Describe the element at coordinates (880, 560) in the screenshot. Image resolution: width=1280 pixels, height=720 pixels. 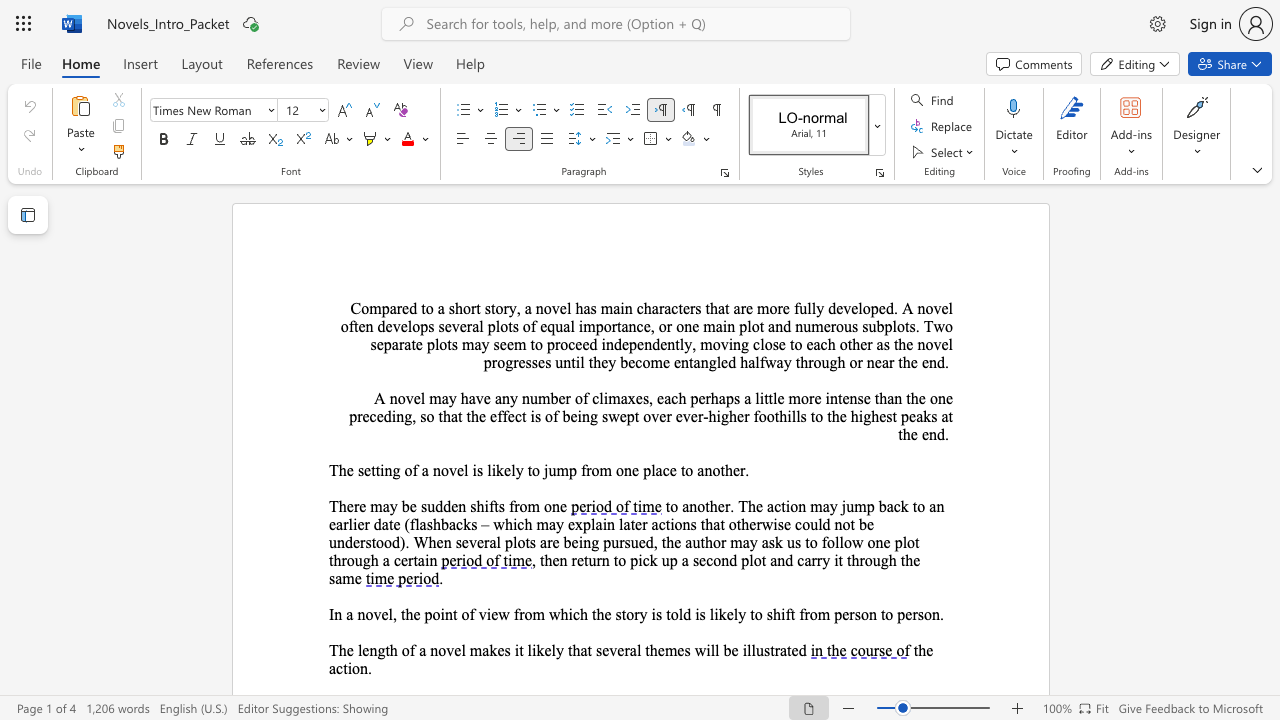
I see `the subset text "gh" within the text ", then return to pick up a second plot and carry it through the same"` at that location.